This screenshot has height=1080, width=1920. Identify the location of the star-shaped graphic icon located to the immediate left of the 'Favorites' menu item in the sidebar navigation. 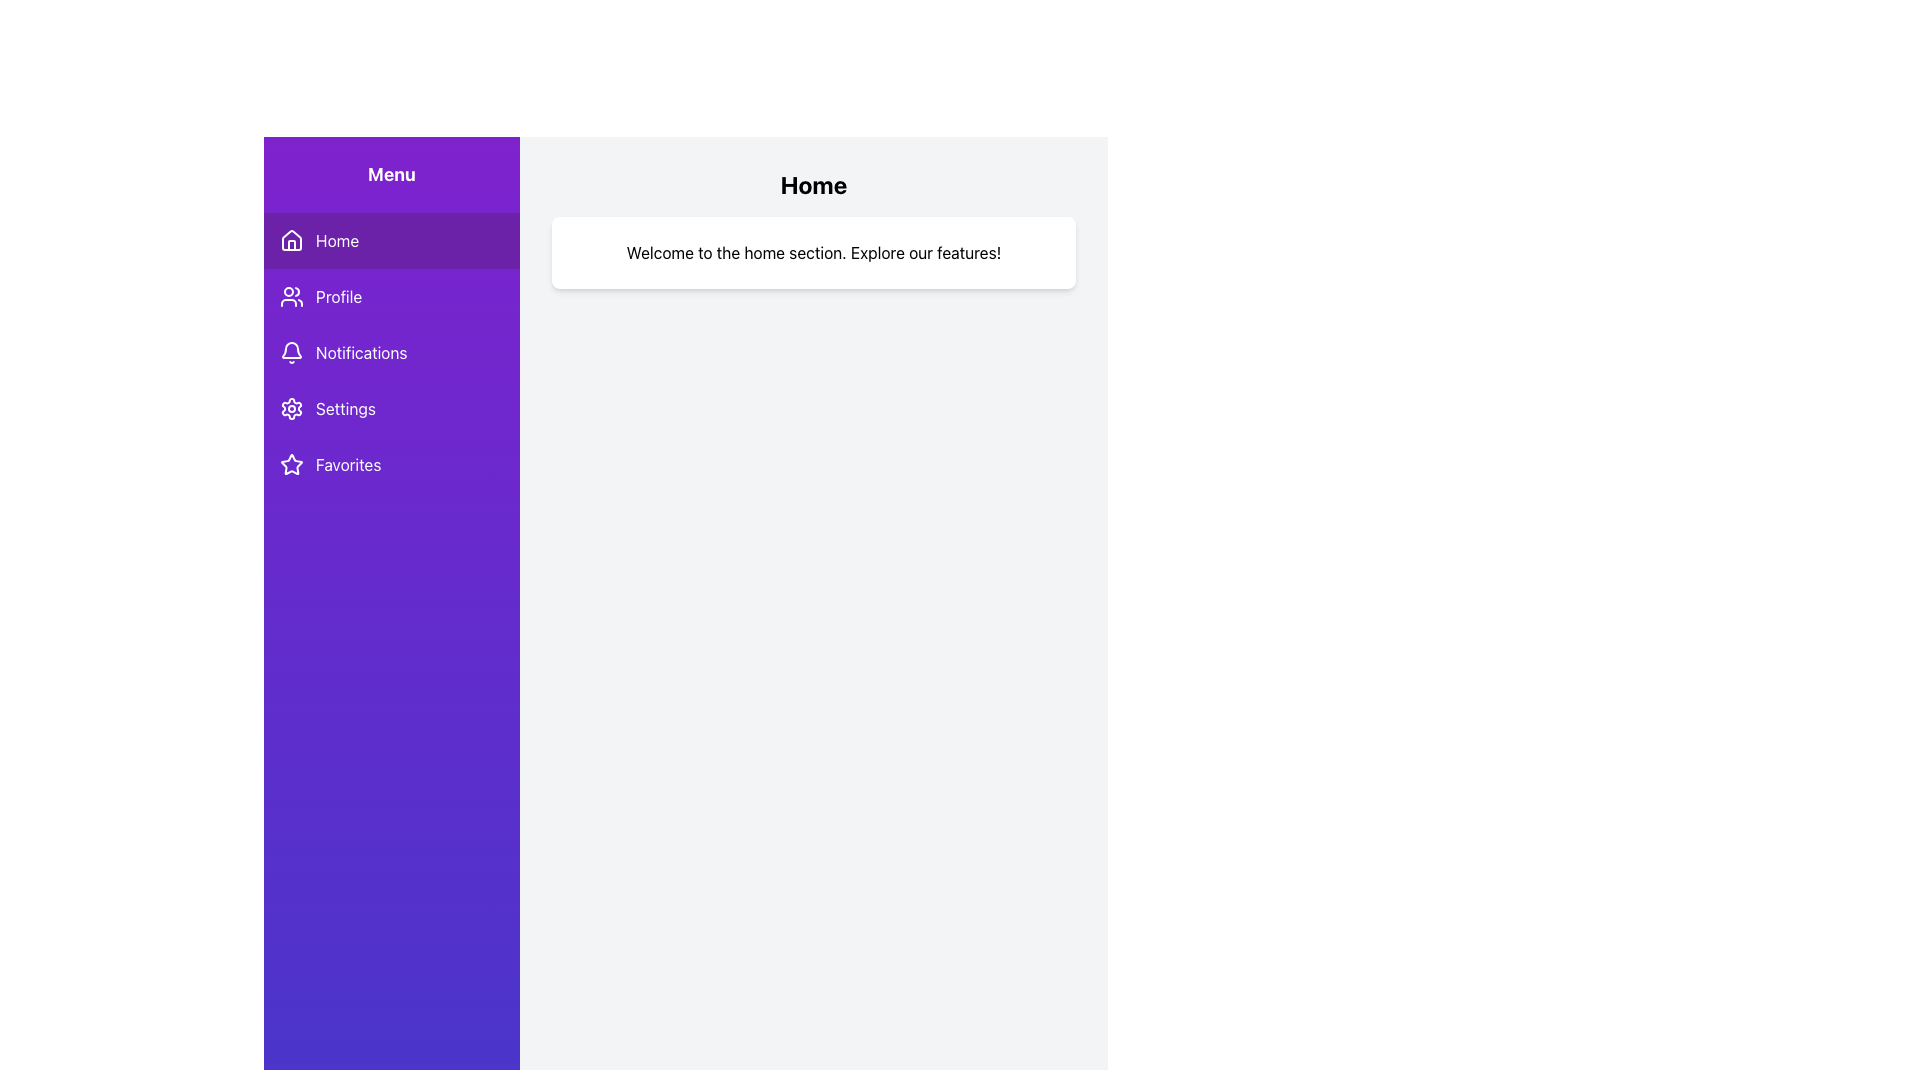
(291, 464).